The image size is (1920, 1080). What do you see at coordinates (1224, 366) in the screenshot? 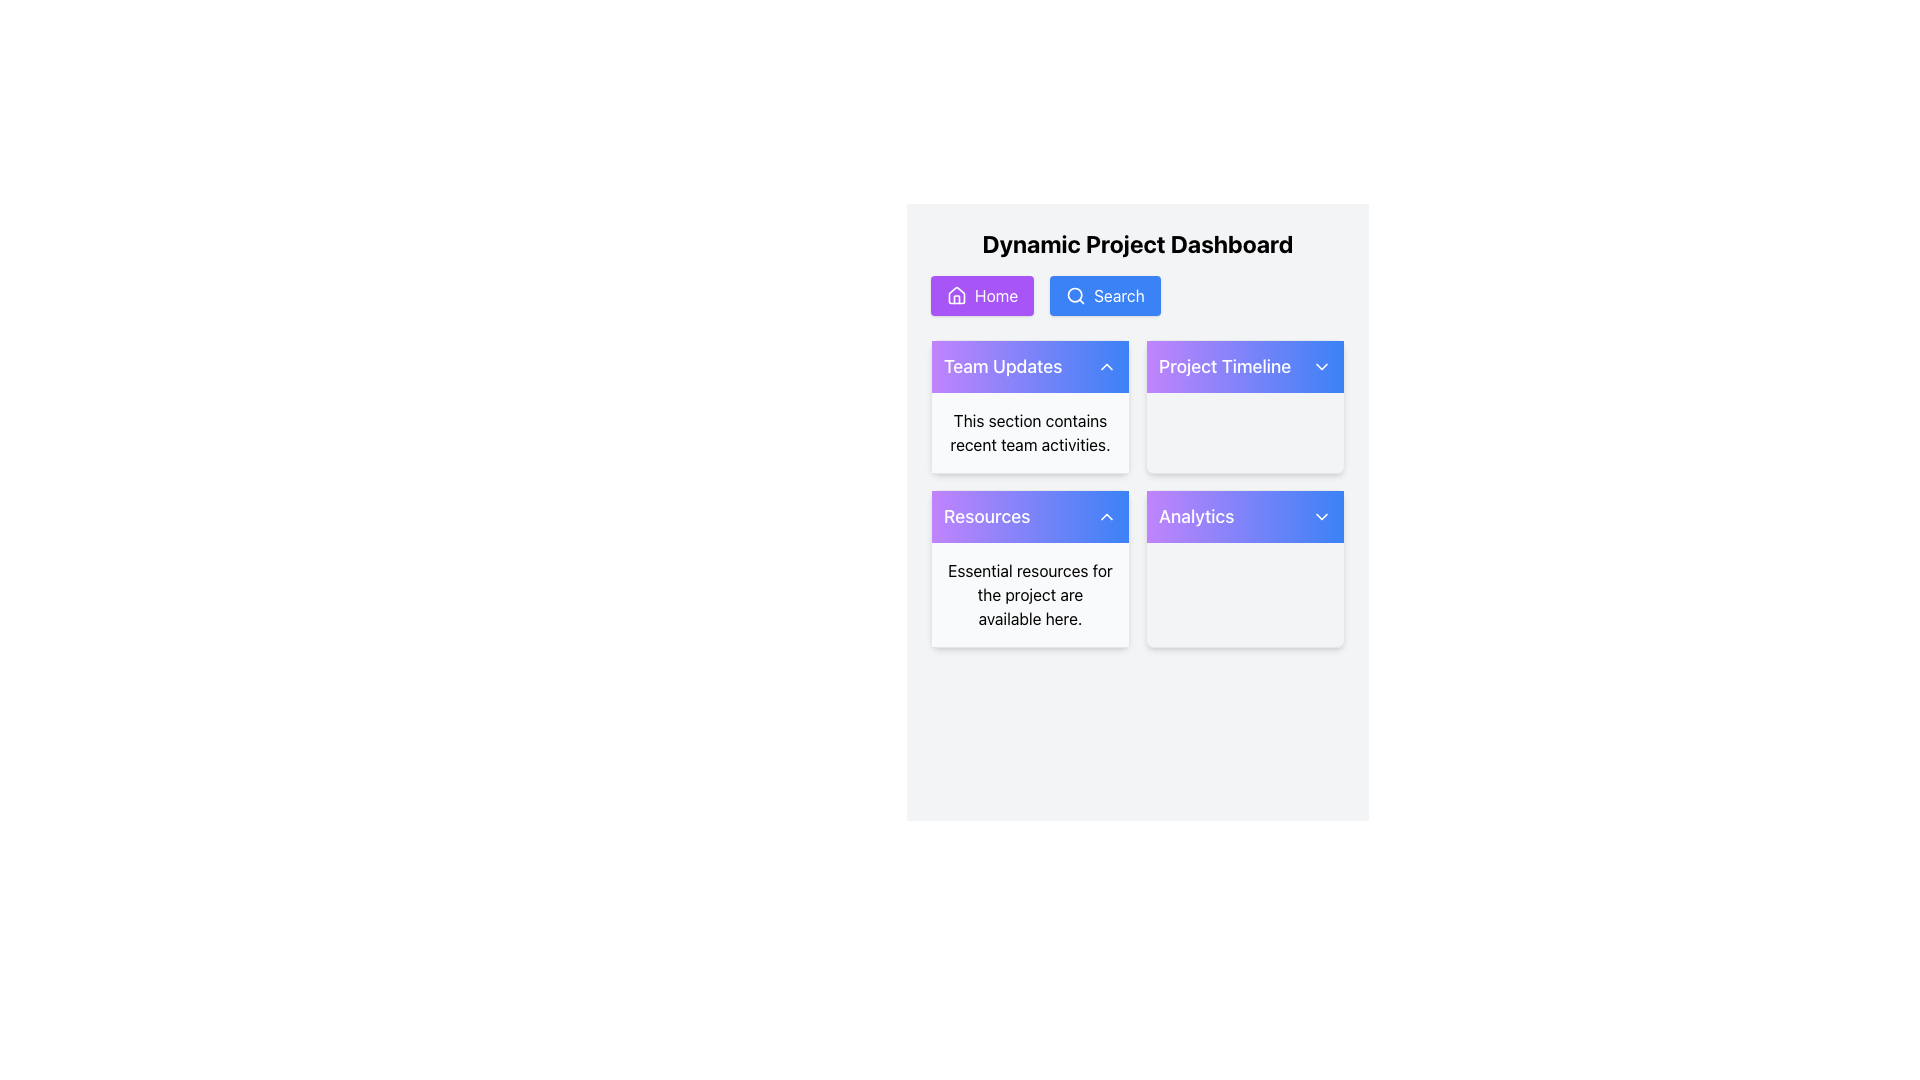
I see `the title text of the 'Project Timeline' section located at the top of the card, which occupies most of the horizontal space in the header` at bounding box center [1224, 366].